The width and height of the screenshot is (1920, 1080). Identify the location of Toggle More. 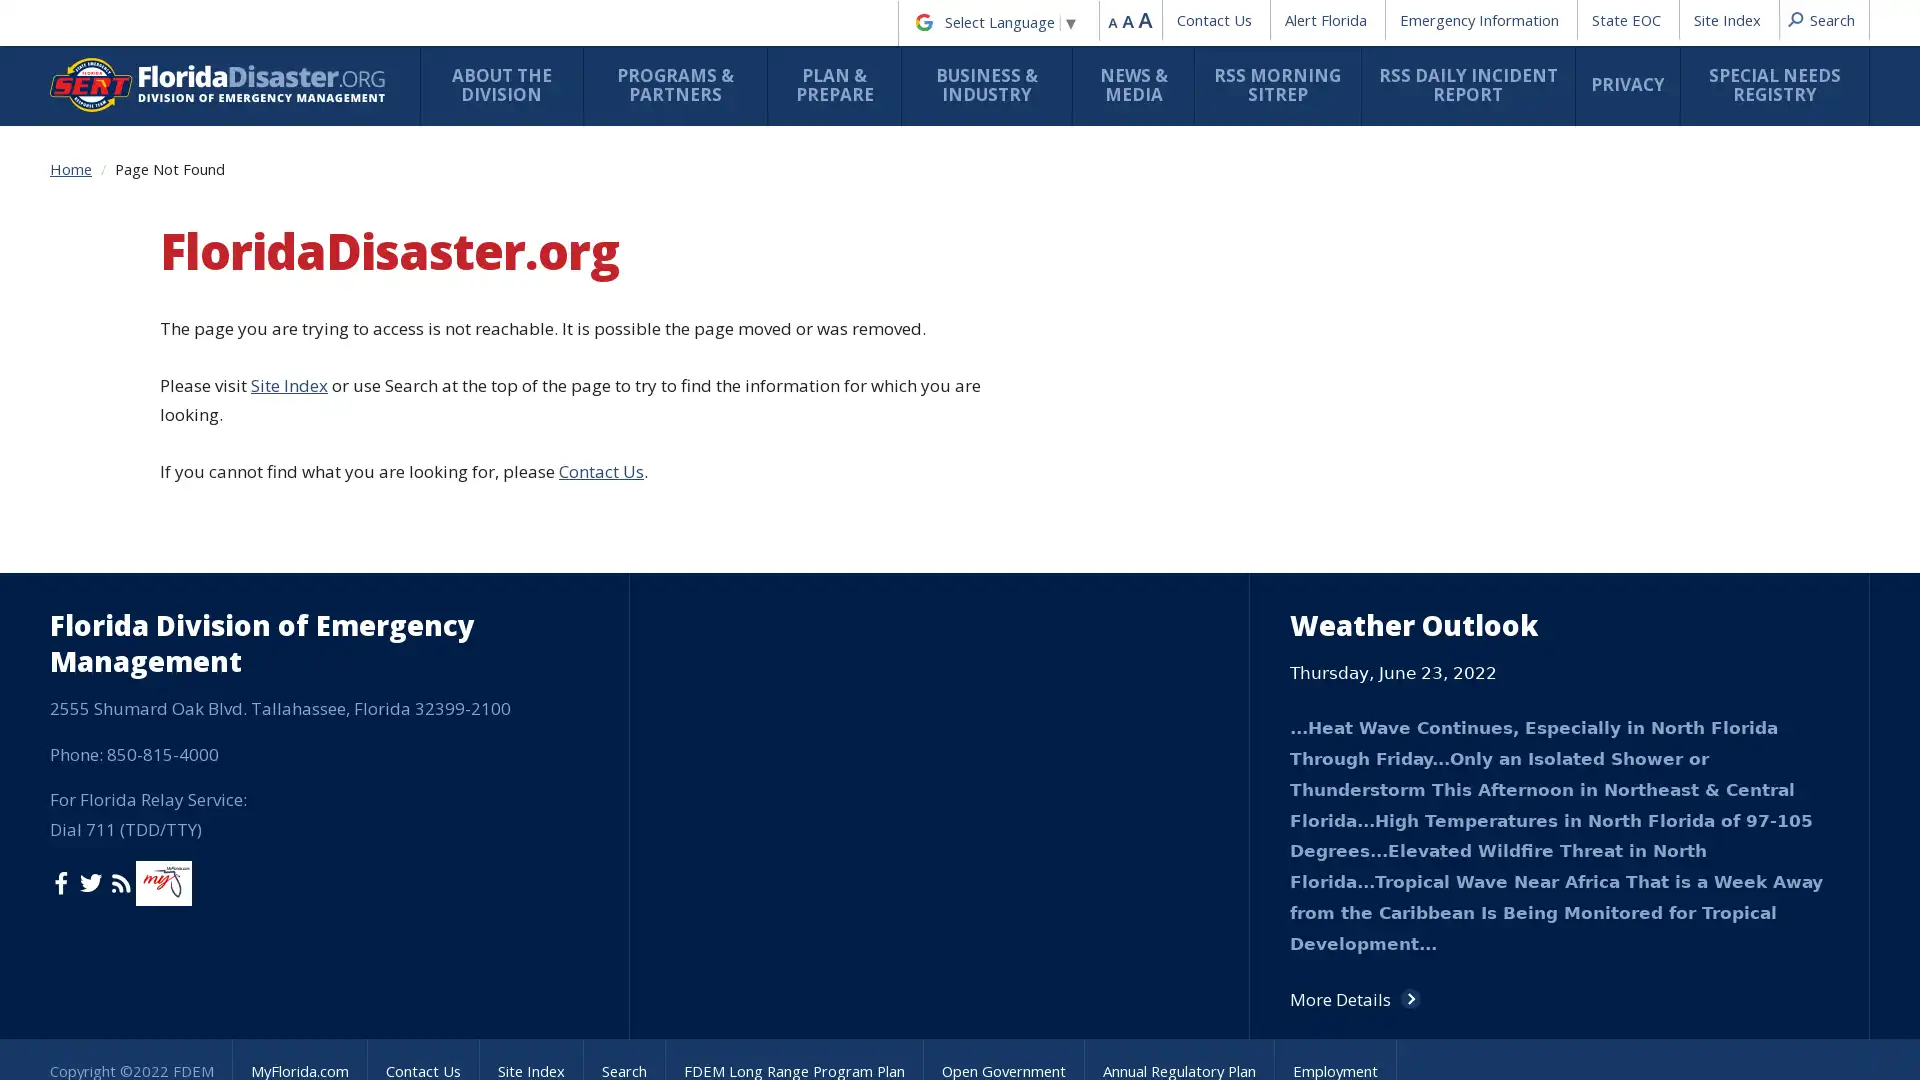
(801, 794).